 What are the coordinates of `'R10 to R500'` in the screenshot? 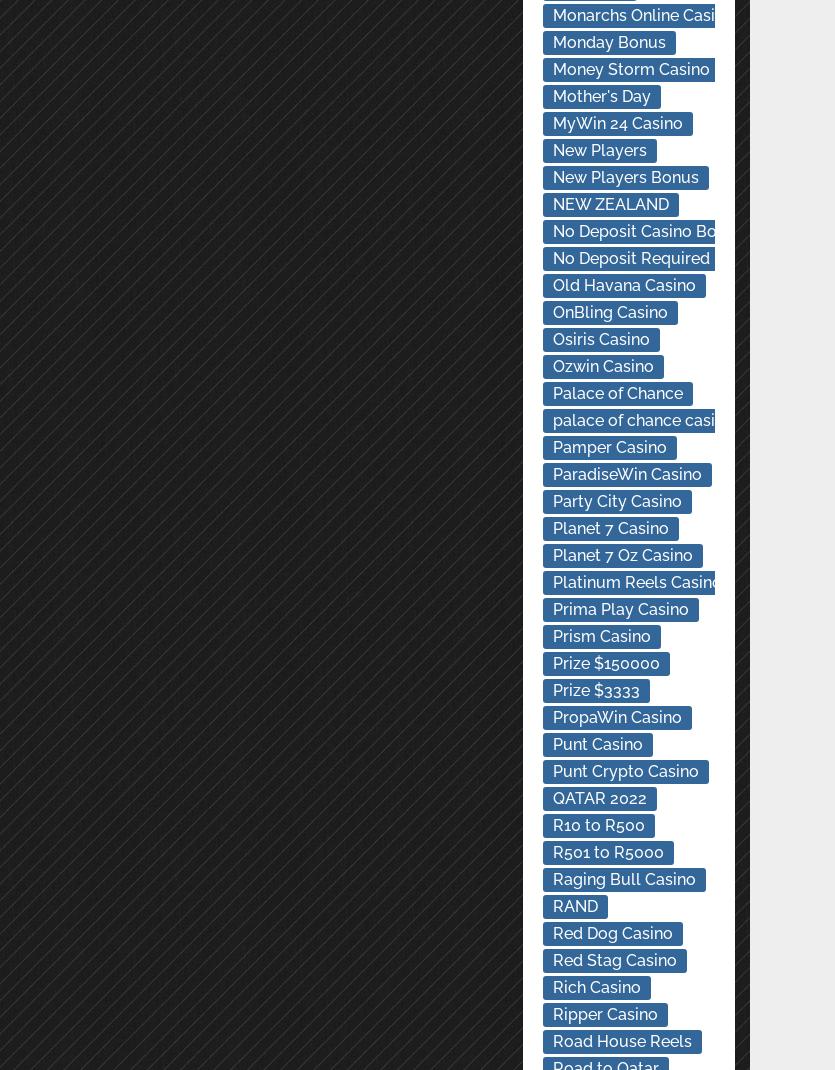 It's located at (552, 825).